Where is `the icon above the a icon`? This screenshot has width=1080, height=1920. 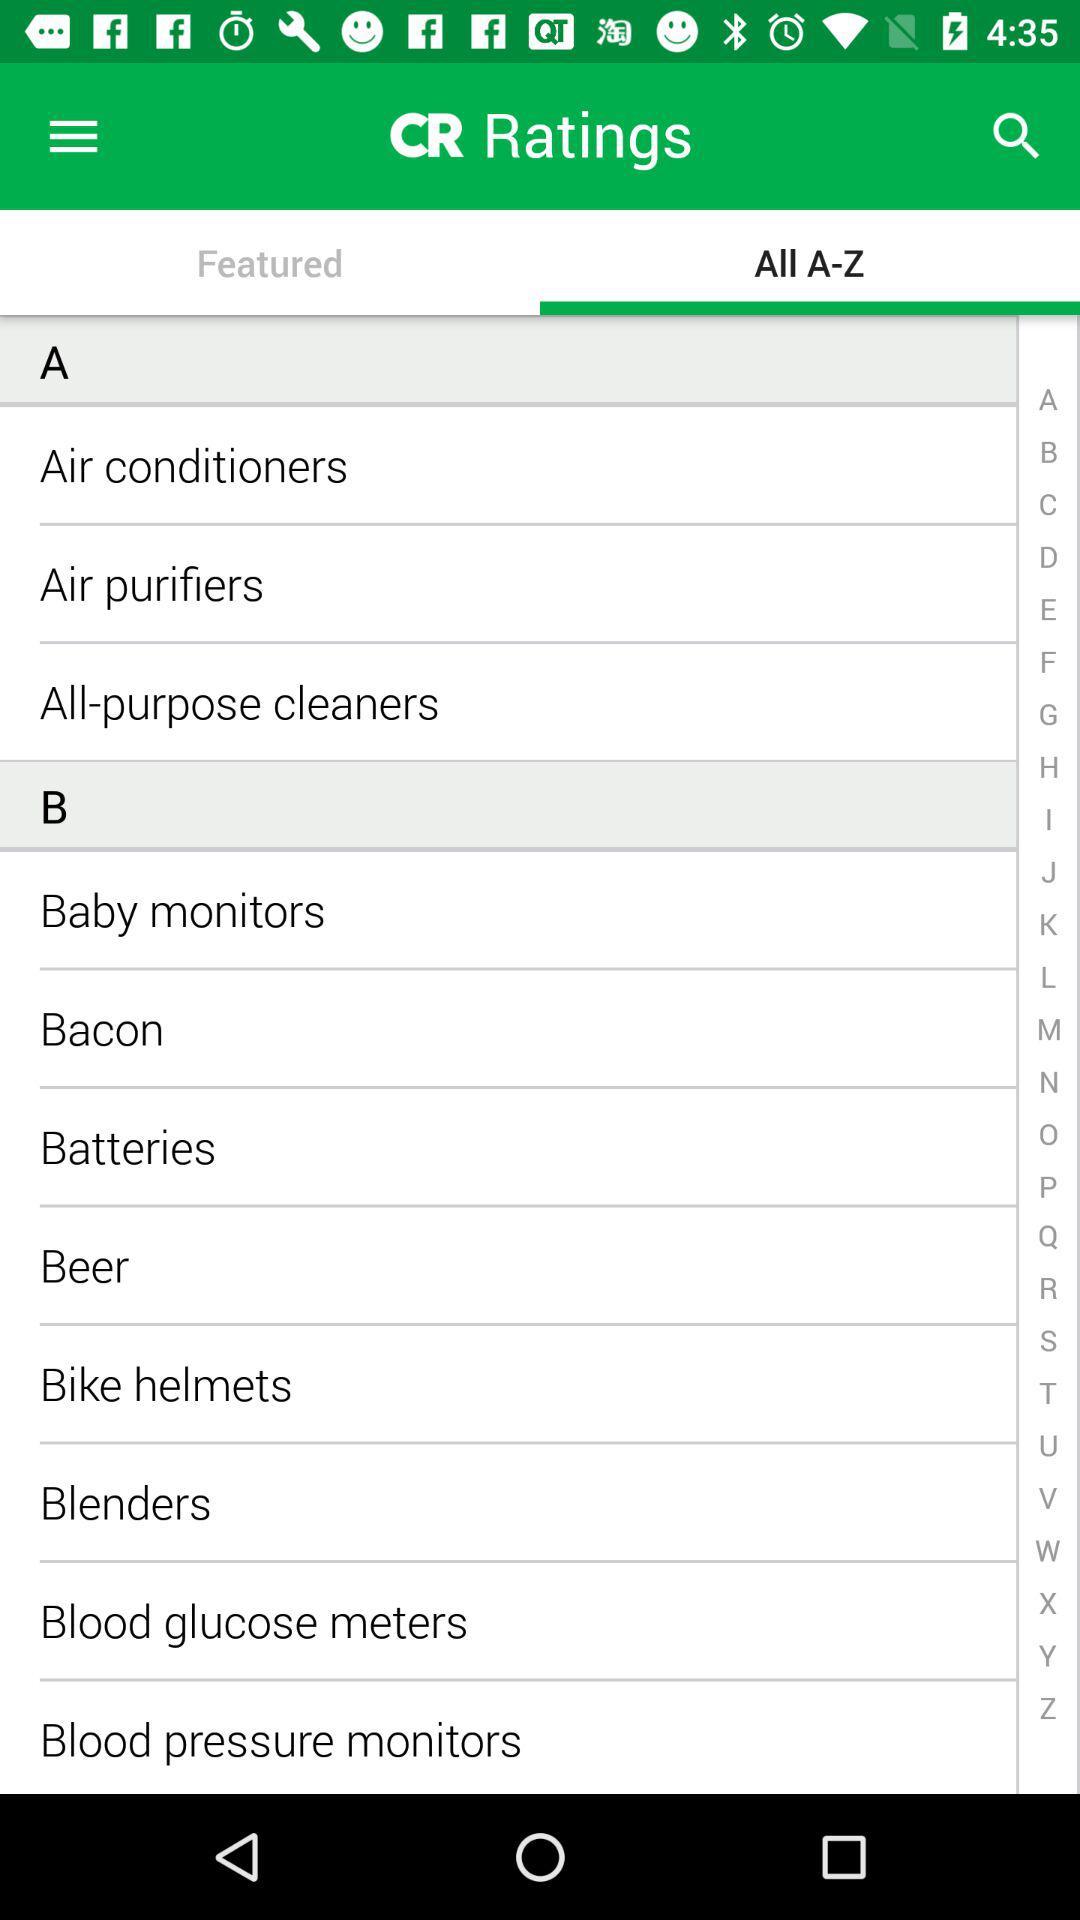 the icon above the a icon is located at coordinates (72, 135).